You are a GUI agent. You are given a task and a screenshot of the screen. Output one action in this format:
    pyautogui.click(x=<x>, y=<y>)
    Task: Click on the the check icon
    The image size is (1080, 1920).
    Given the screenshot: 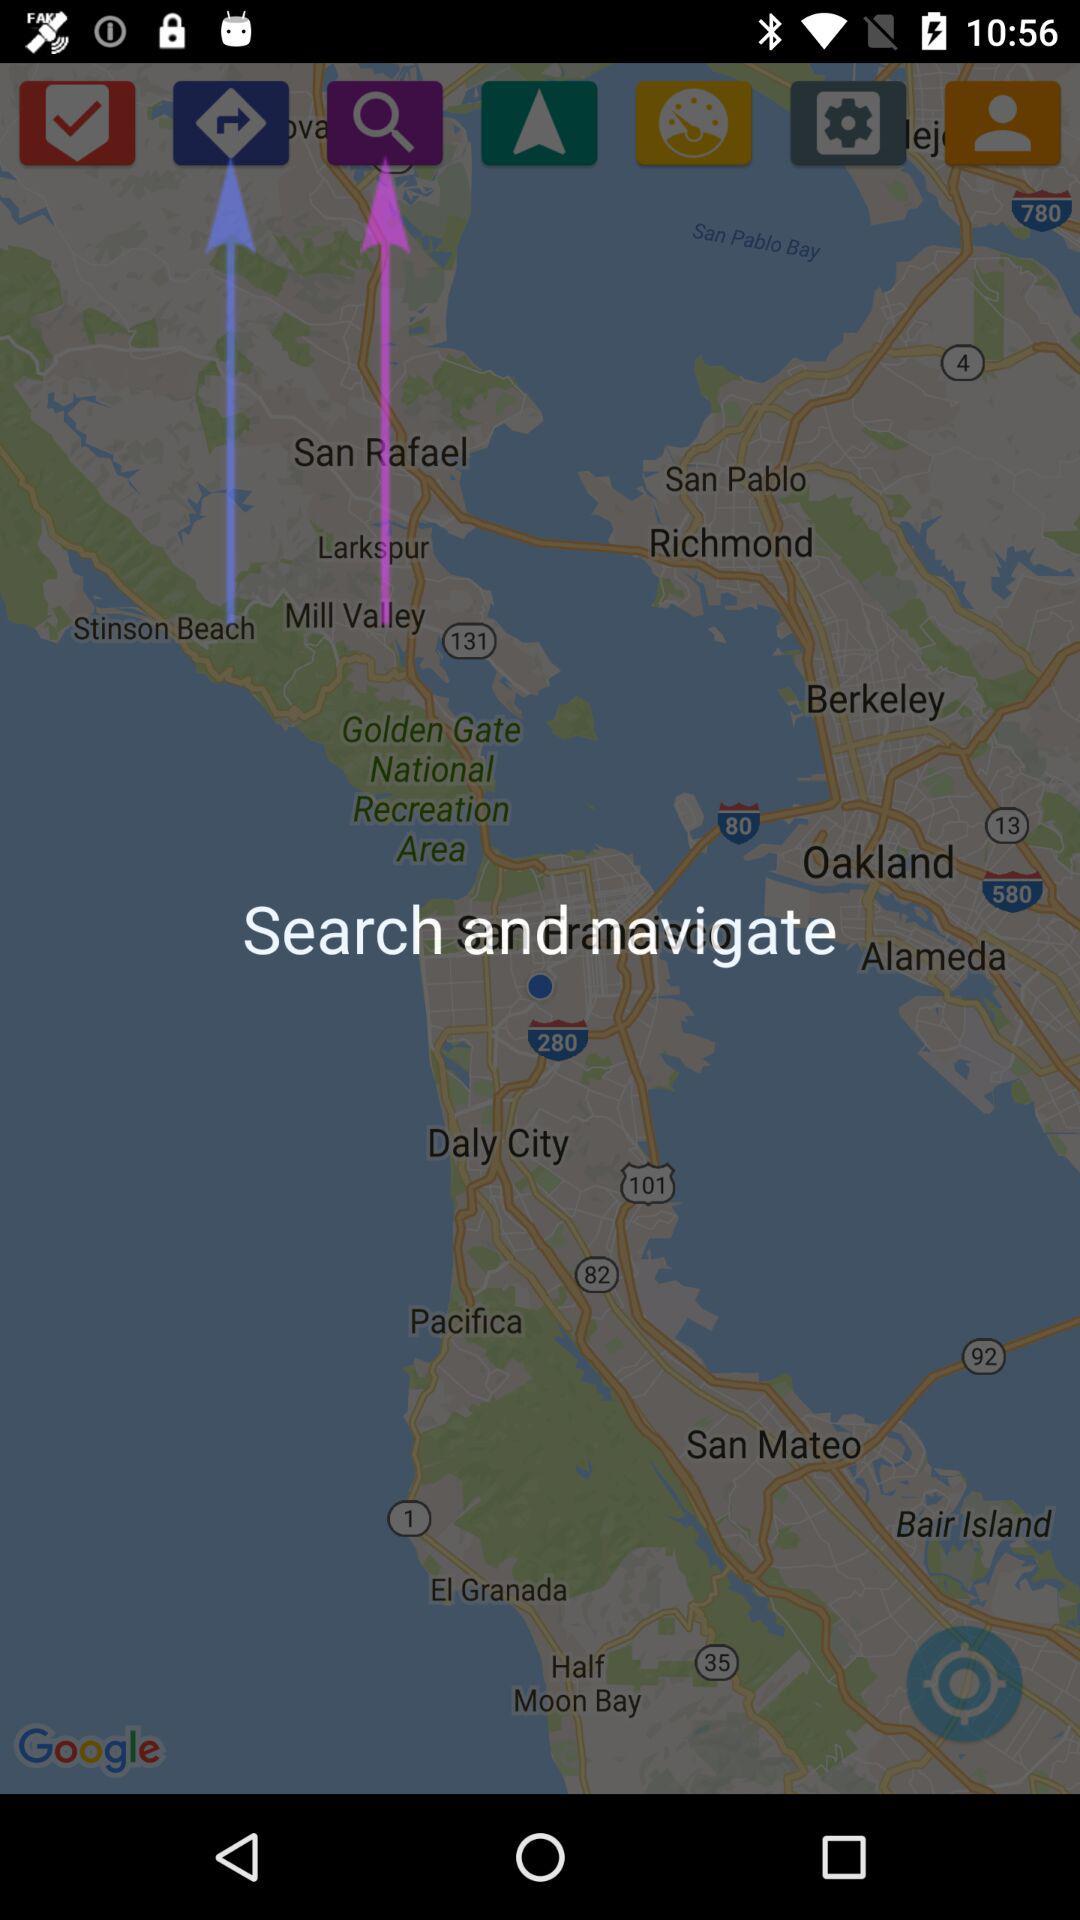 What is the action you would take?
    pyautogui.click(x=75, y=121)
    